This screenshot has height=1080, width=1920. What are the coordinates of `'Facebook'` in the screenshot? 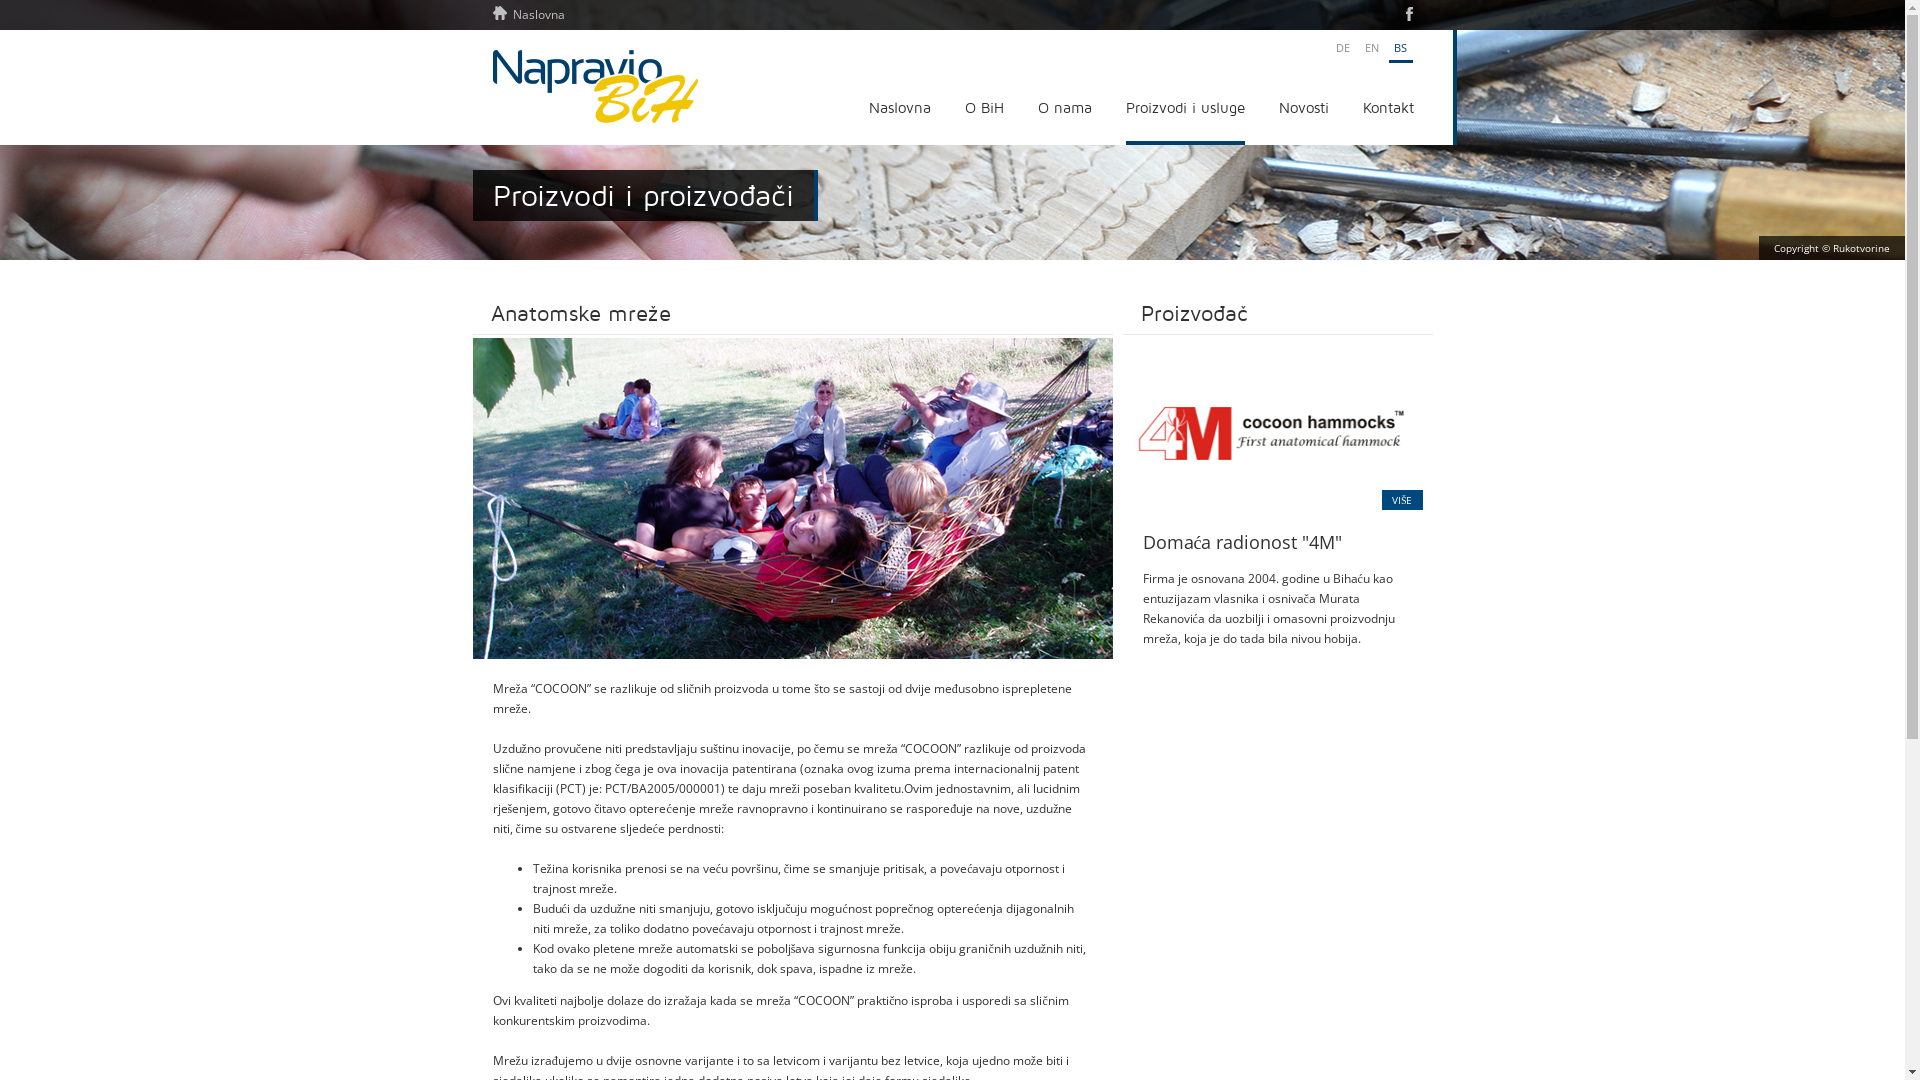 It's located at (1408, 14).